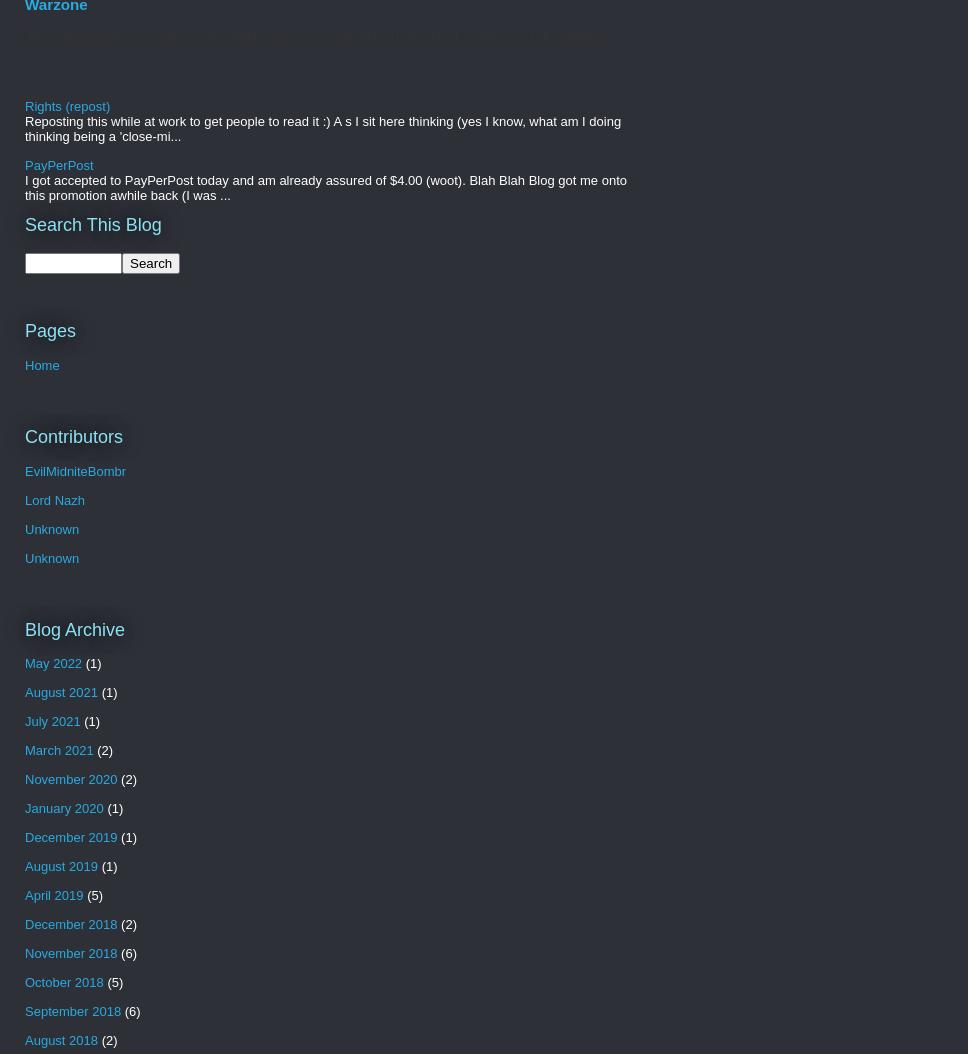 The height and width of the screenshot is (1054, 968). Describe the element at coordinates (58, 750) in the screenshot. I see `'March 2021'` at that location.